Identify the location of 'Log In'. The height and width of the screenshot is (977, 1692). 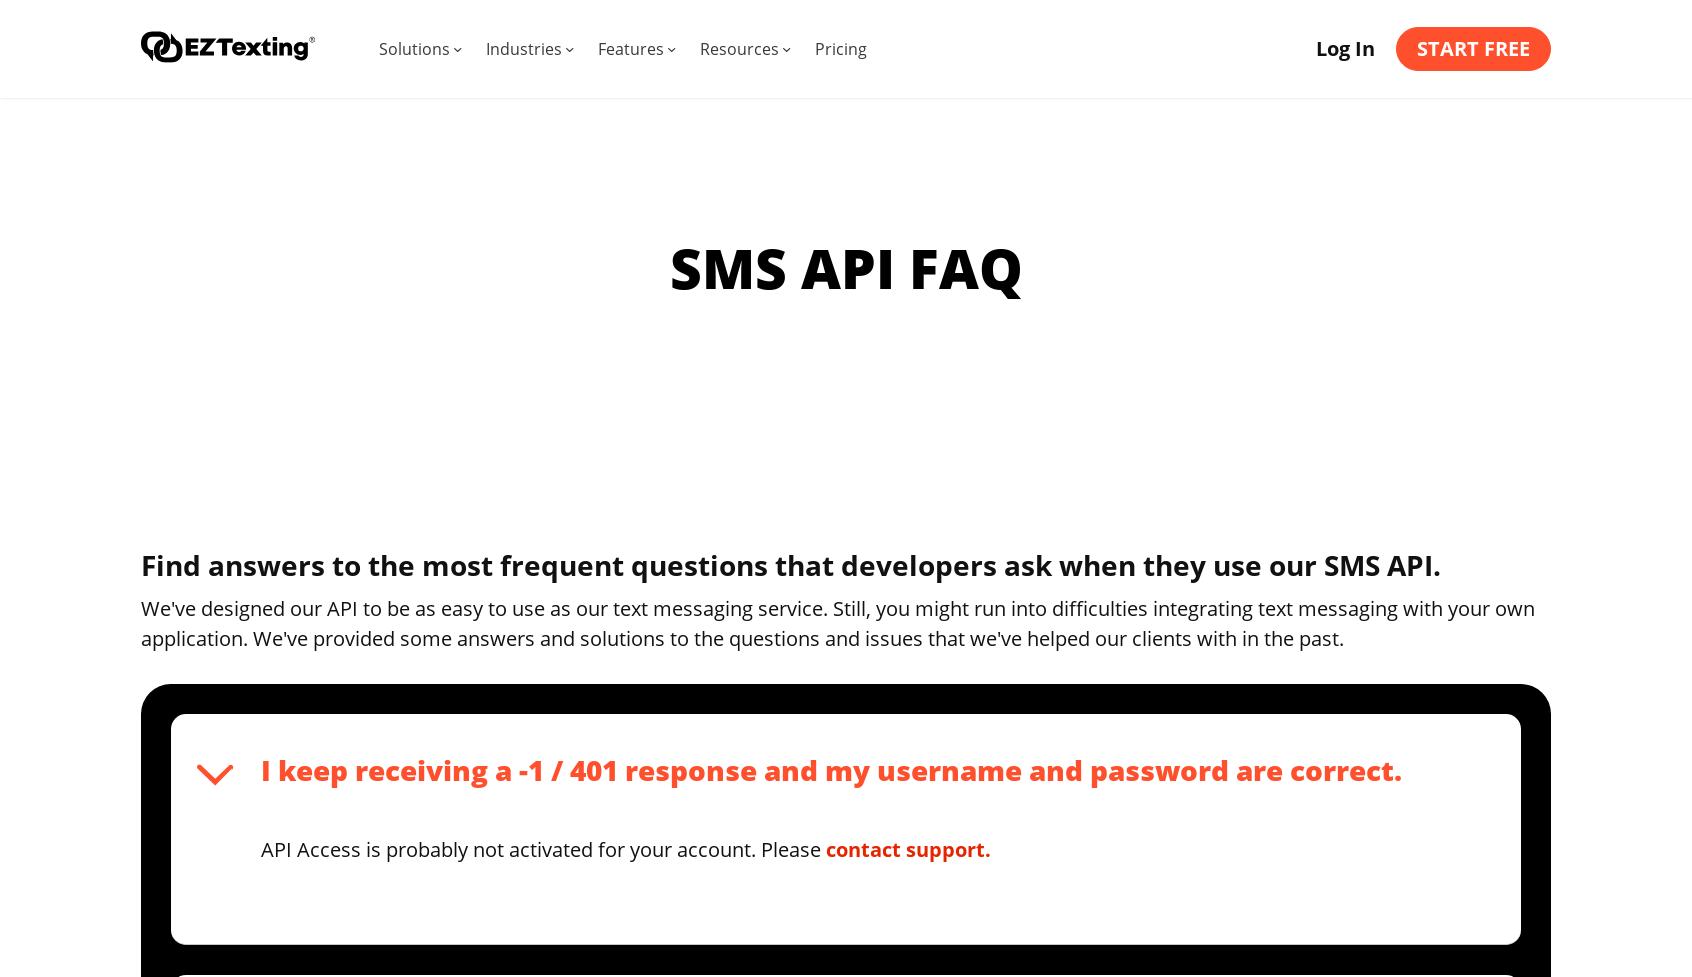
(1345, 48).